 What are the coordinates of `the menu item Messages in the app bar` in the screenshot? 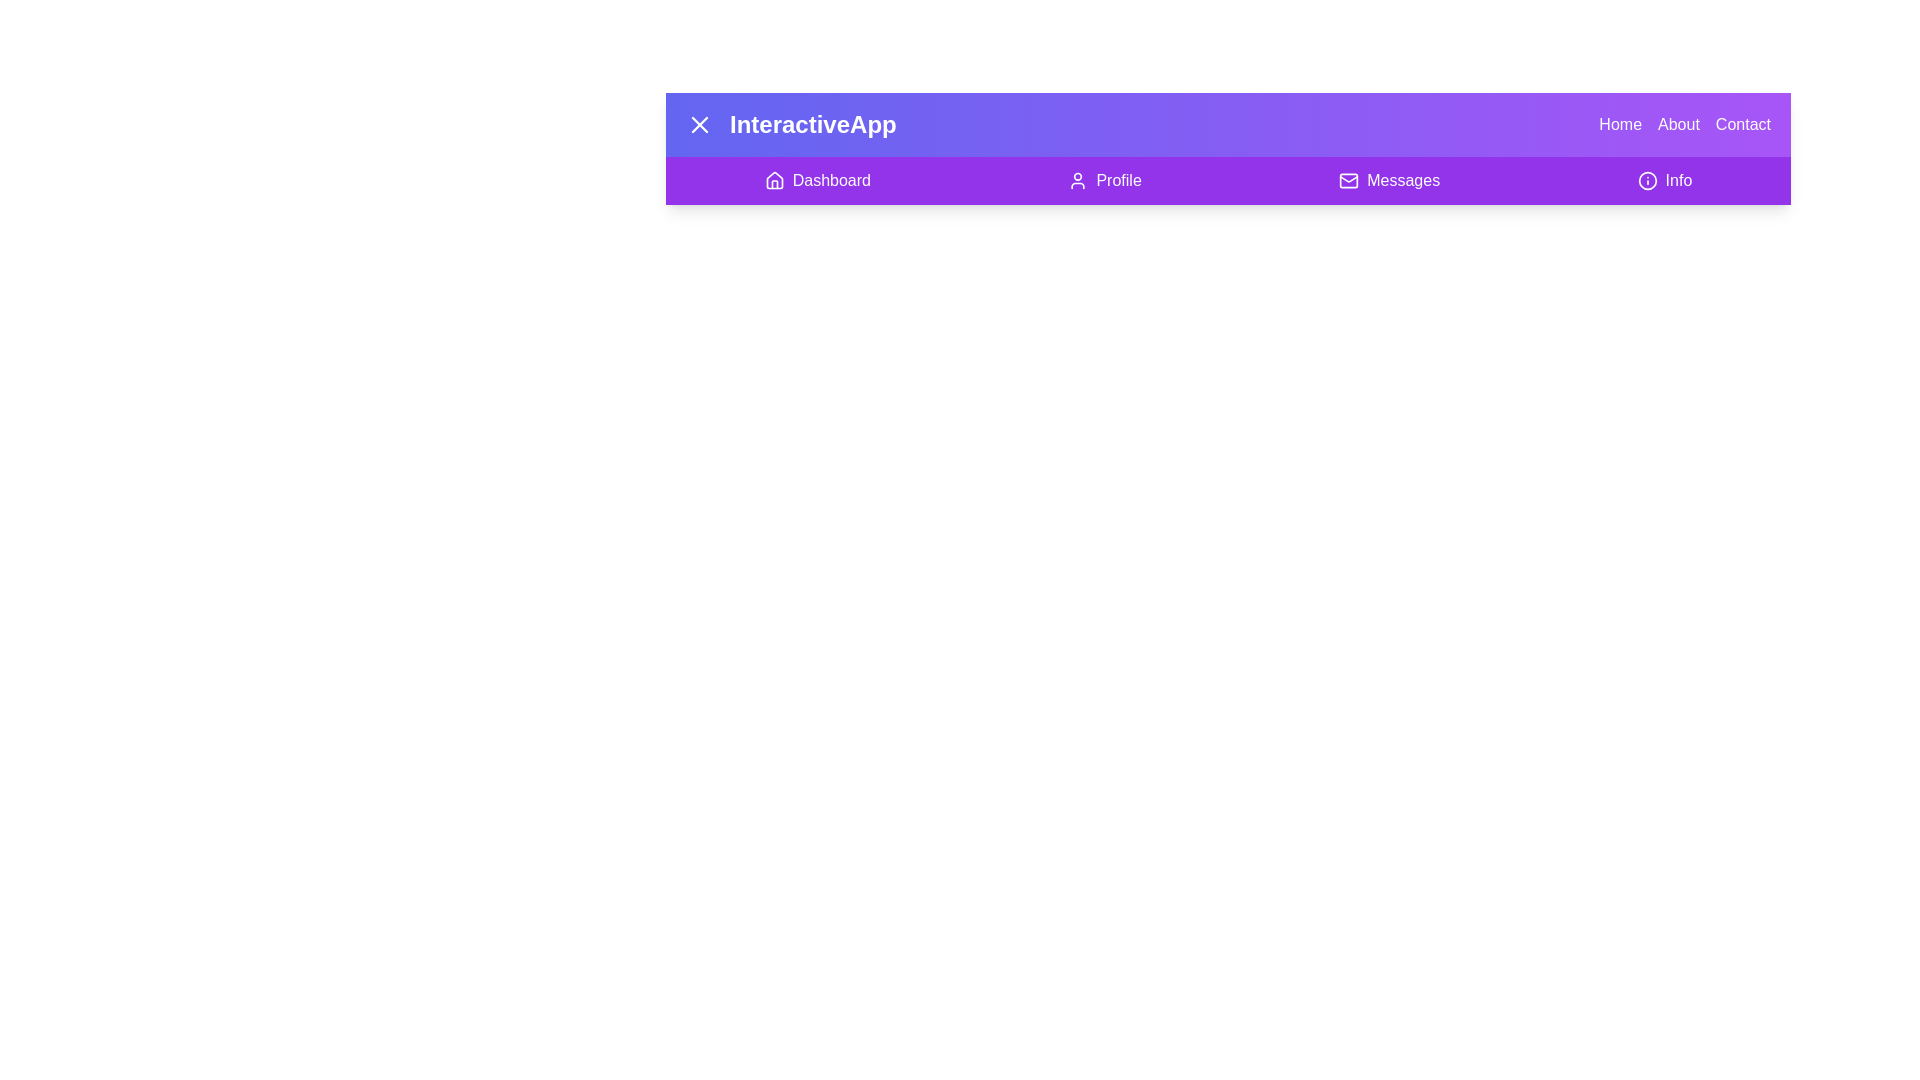 It's located at (1388, 181).